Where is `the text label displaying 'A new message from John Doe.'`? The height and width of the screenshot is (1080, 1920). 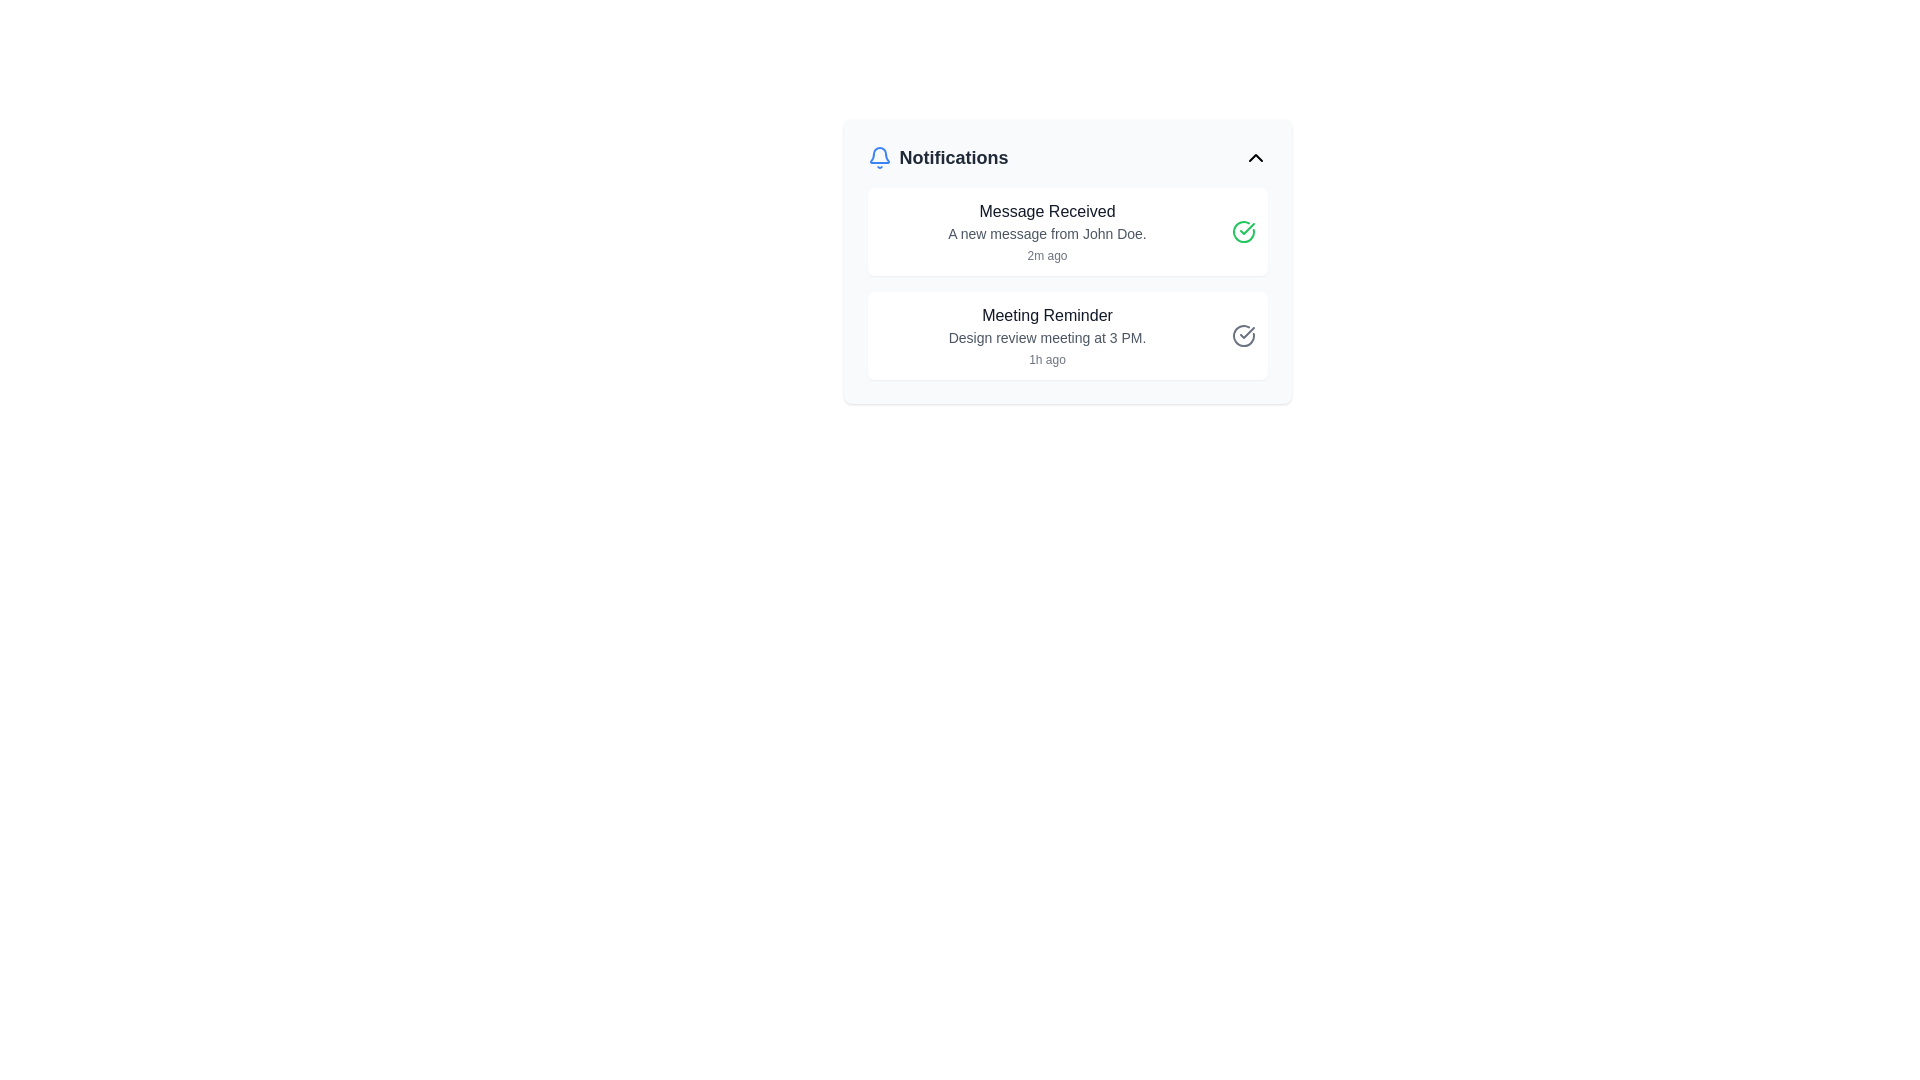
the text label displaying 'A new message from John Doe.' is located at coordinates (1046, 233).